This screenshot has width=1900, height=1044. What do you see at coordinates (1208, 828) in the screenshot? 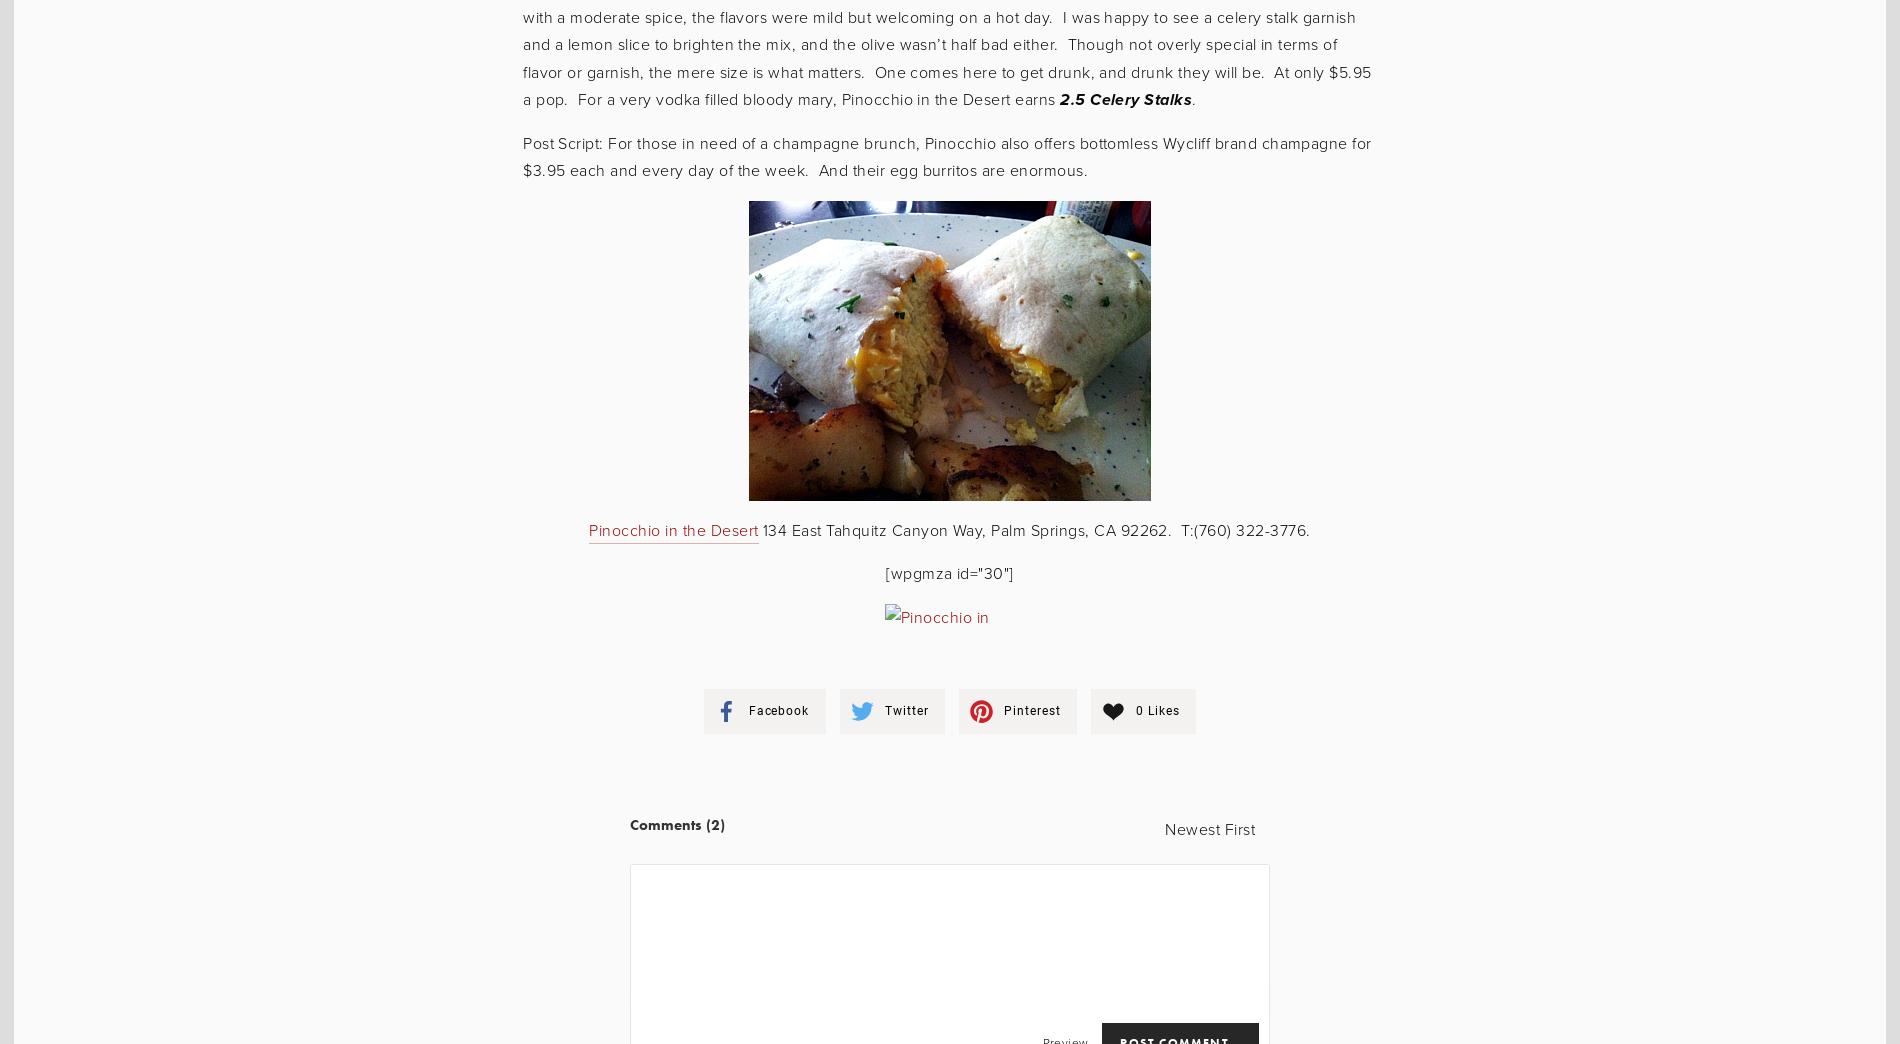
I see `'Newest First'` at bounding box center [1208, 828].